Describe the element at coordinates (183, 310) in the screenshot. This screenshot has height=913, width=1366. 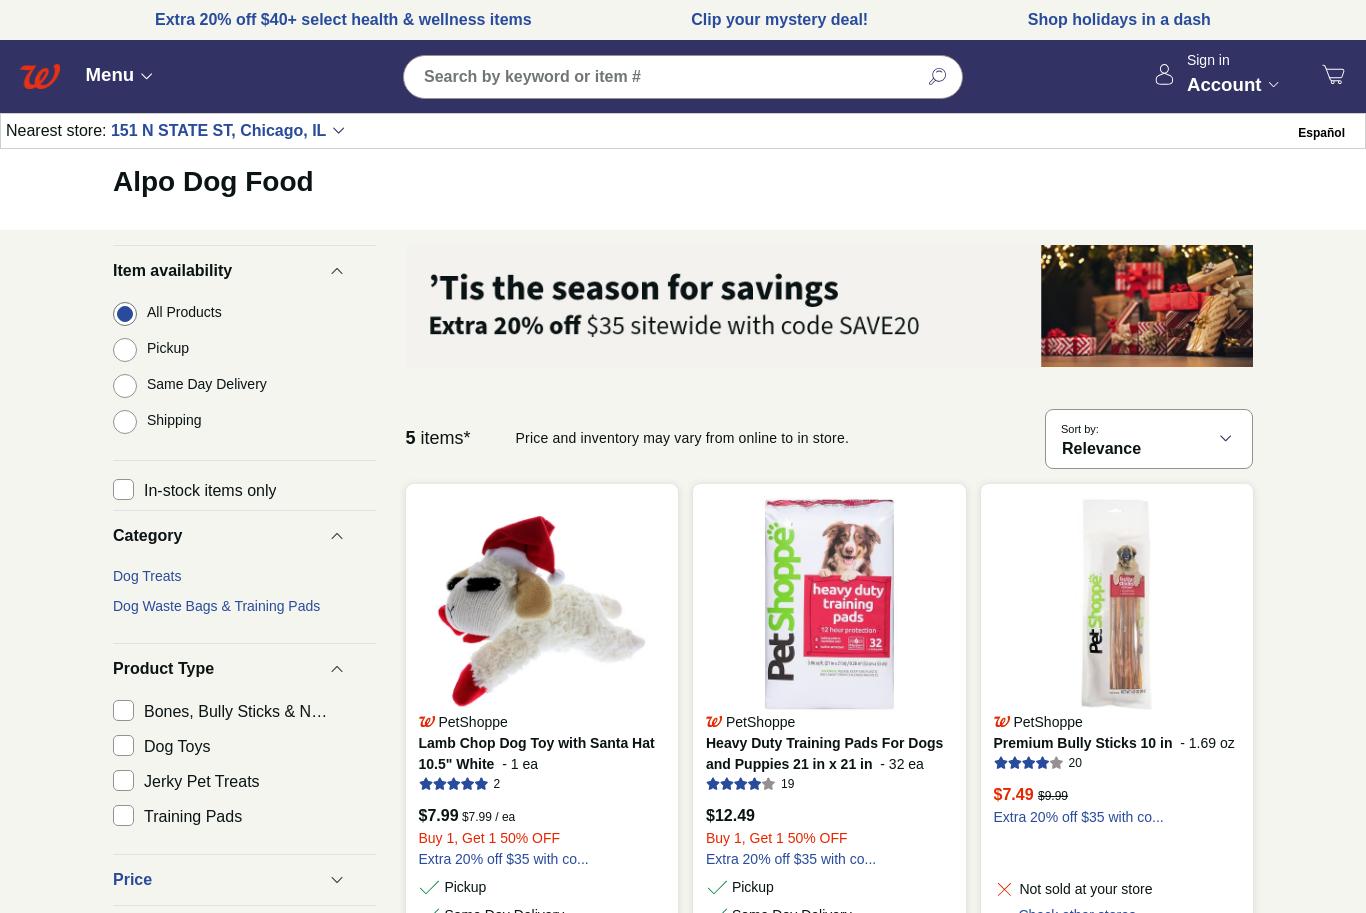
I see `'All Products'` at that location.